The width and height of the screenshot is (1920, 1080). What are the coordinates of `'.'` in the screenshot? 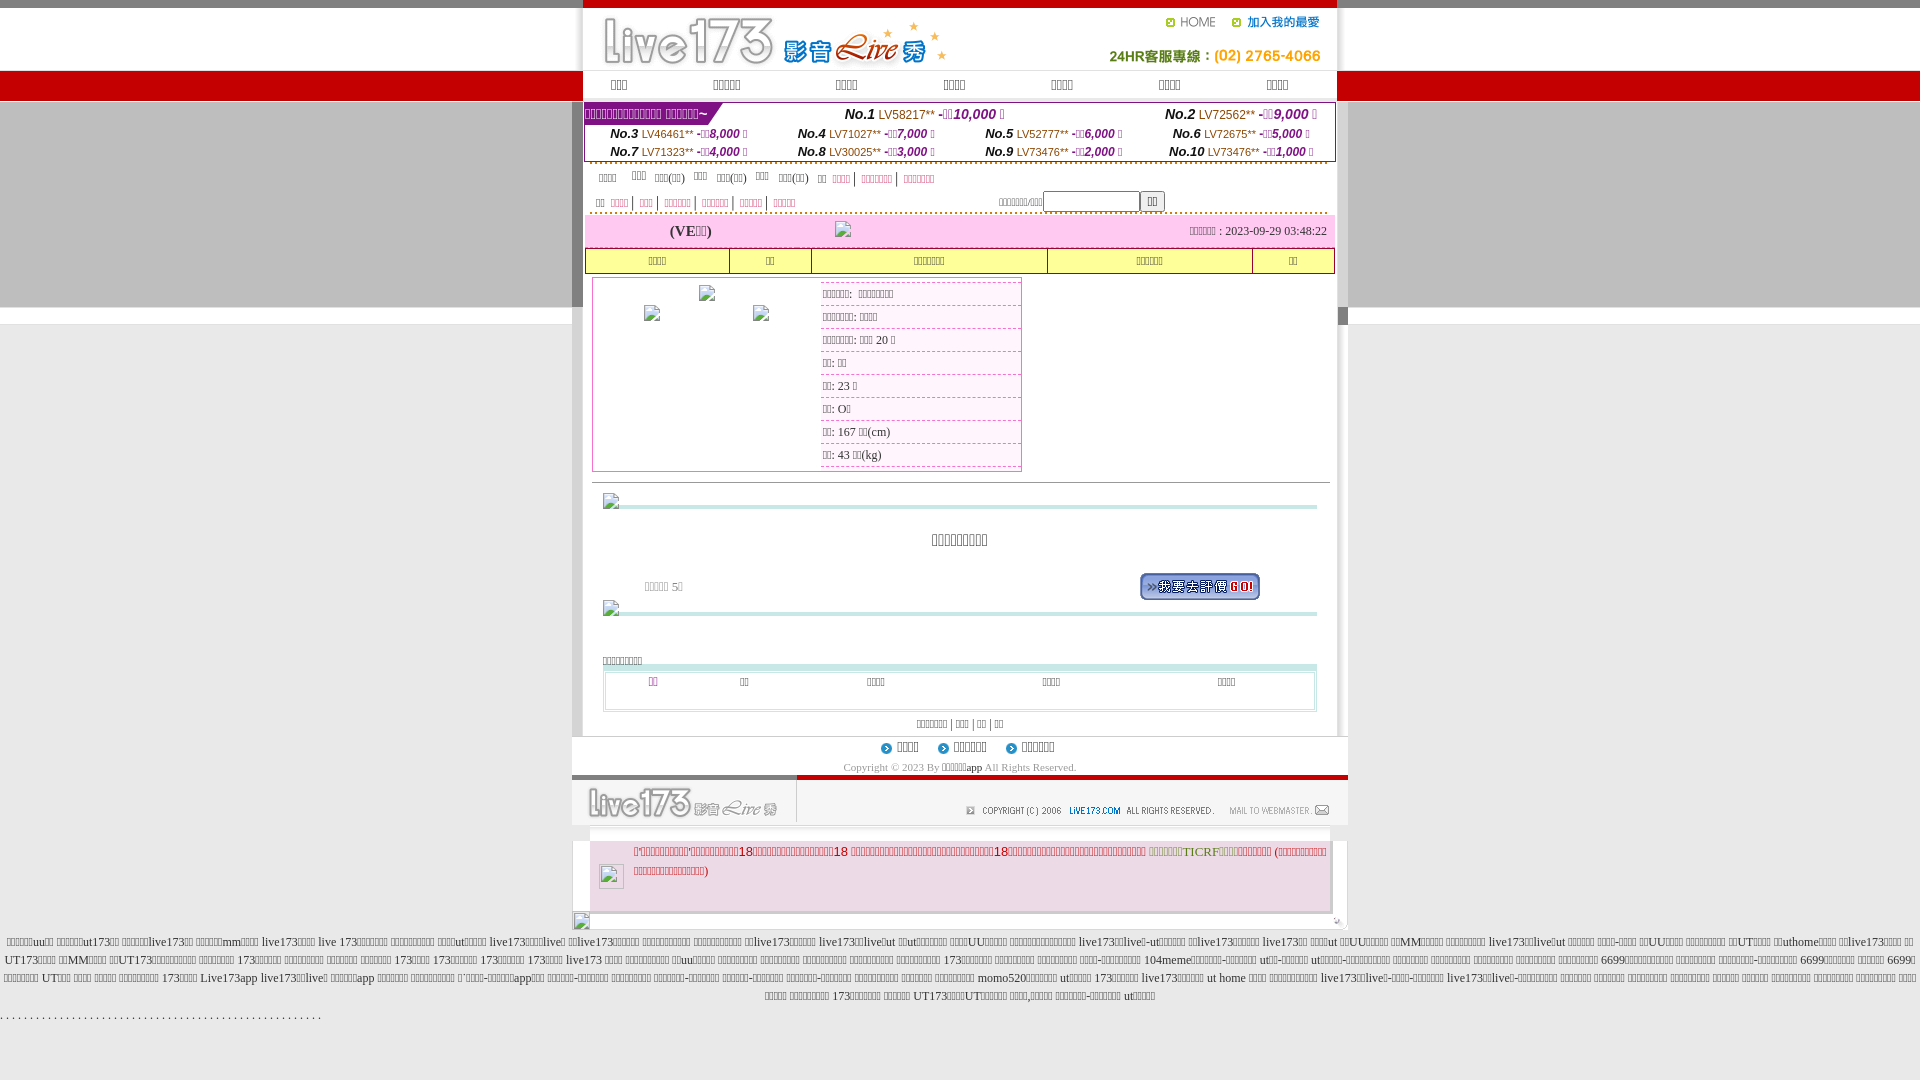 It's located at (43, 1014).